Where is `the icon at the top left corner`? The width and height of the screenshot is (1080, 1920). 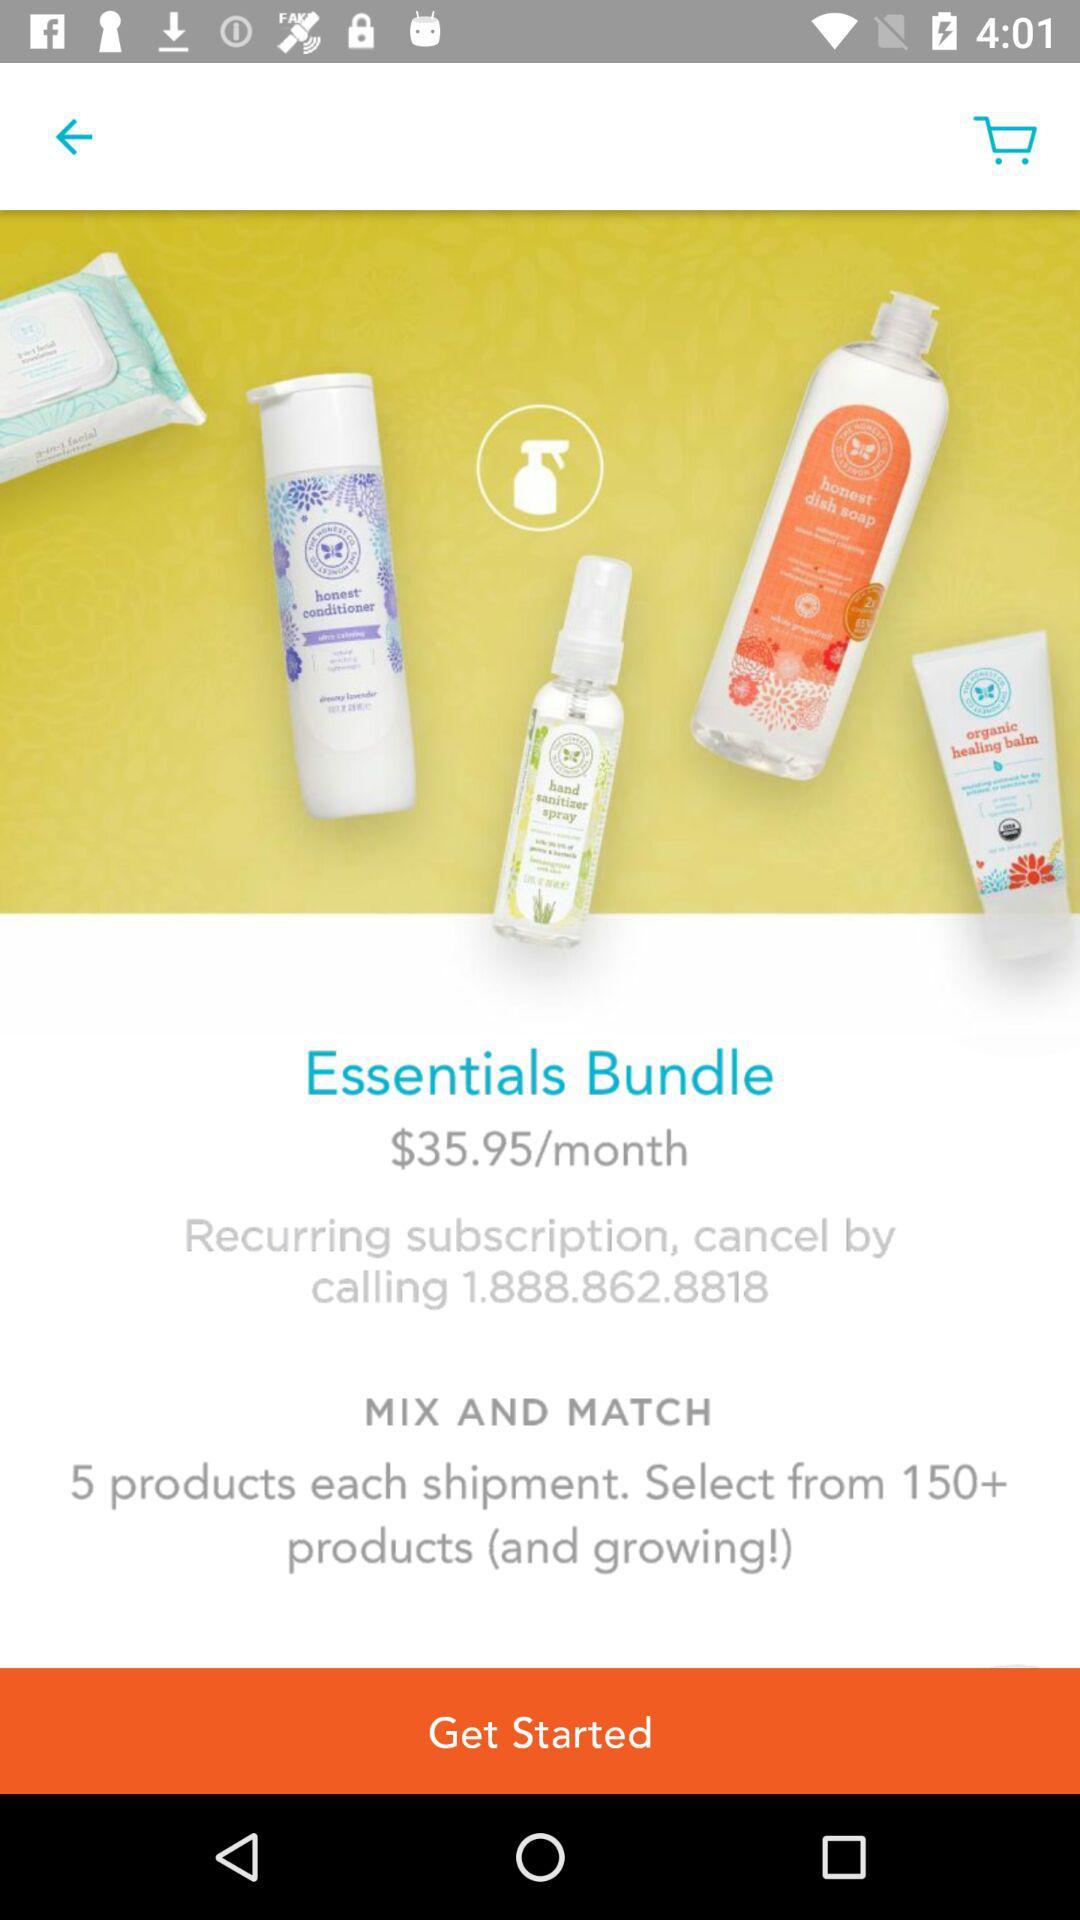 the icon at the top left corner is located at coordinates (72, 135).